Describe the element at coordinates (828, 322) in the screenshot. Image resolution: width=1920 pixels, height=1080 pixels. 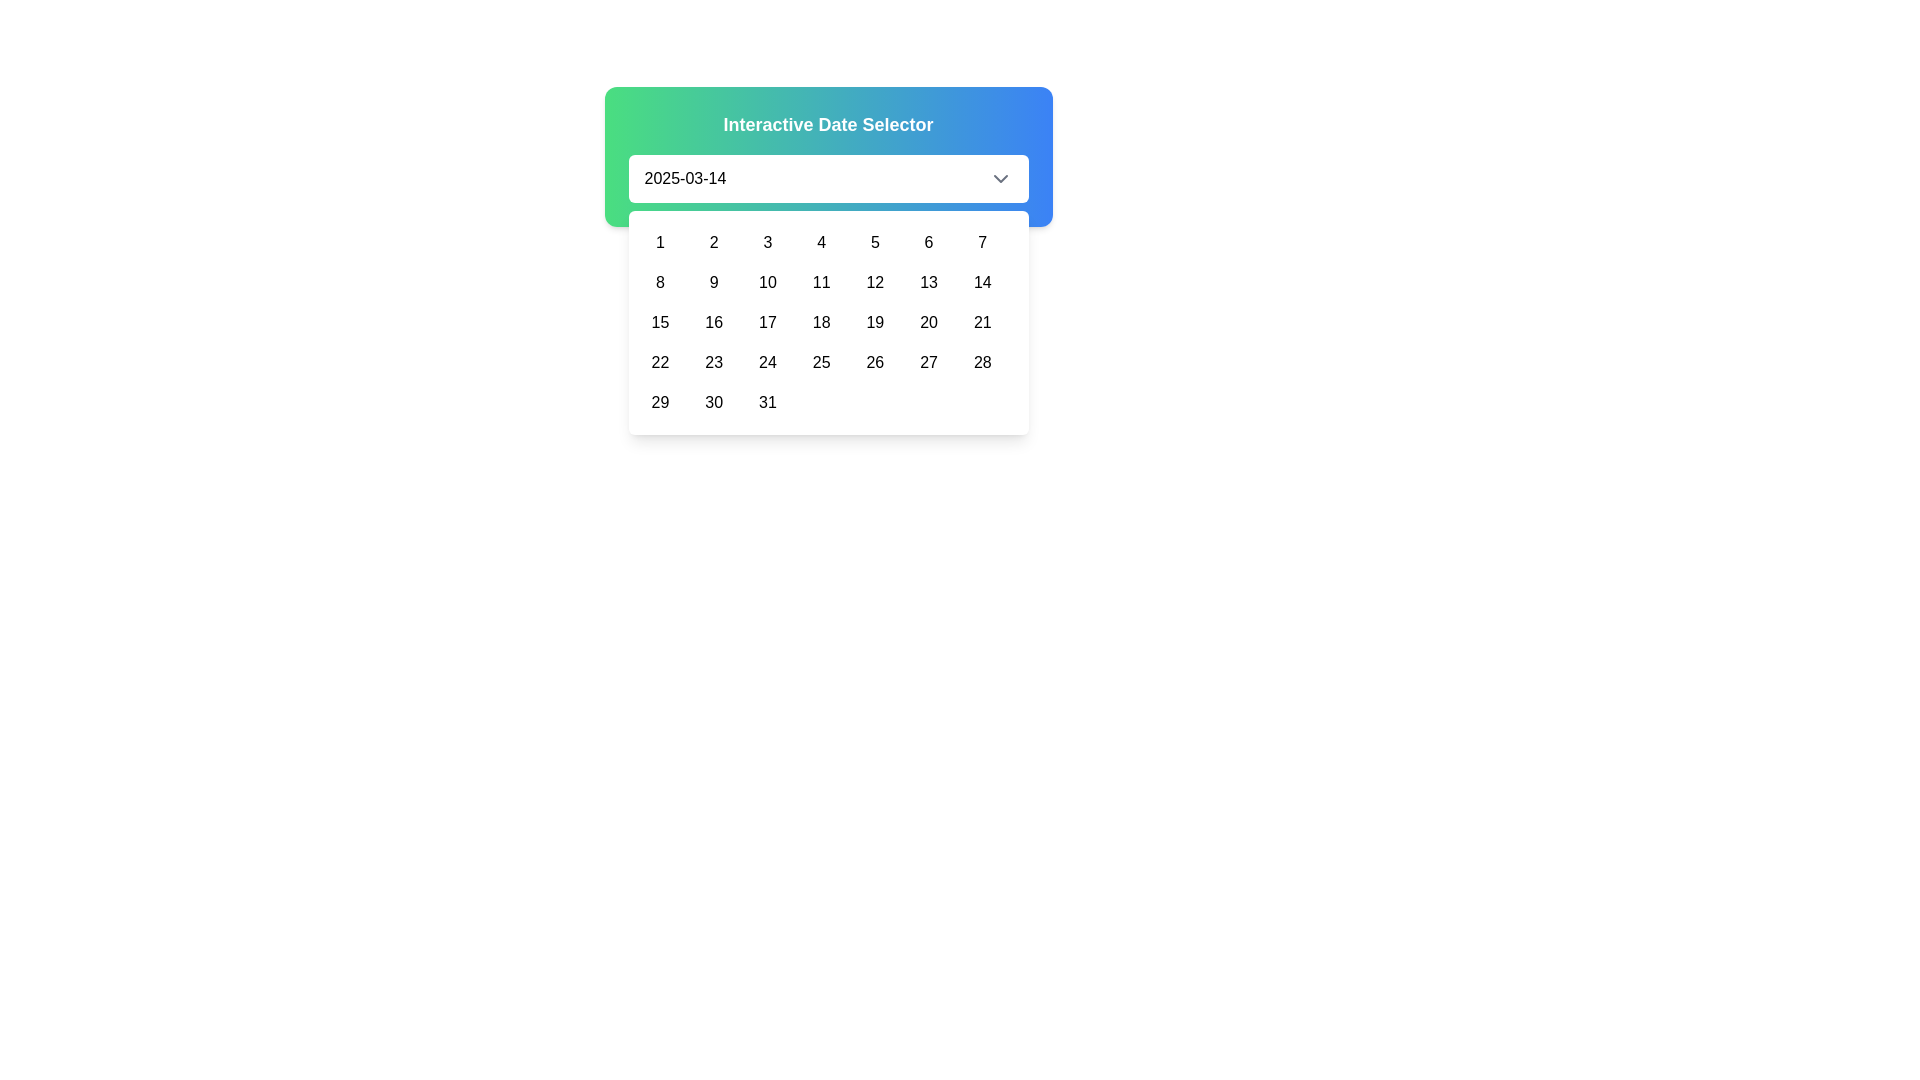
I see `to select multiple dates on the Interactive Calendar Grid located below the dropdown menu, which displays numbers 1` at that location.